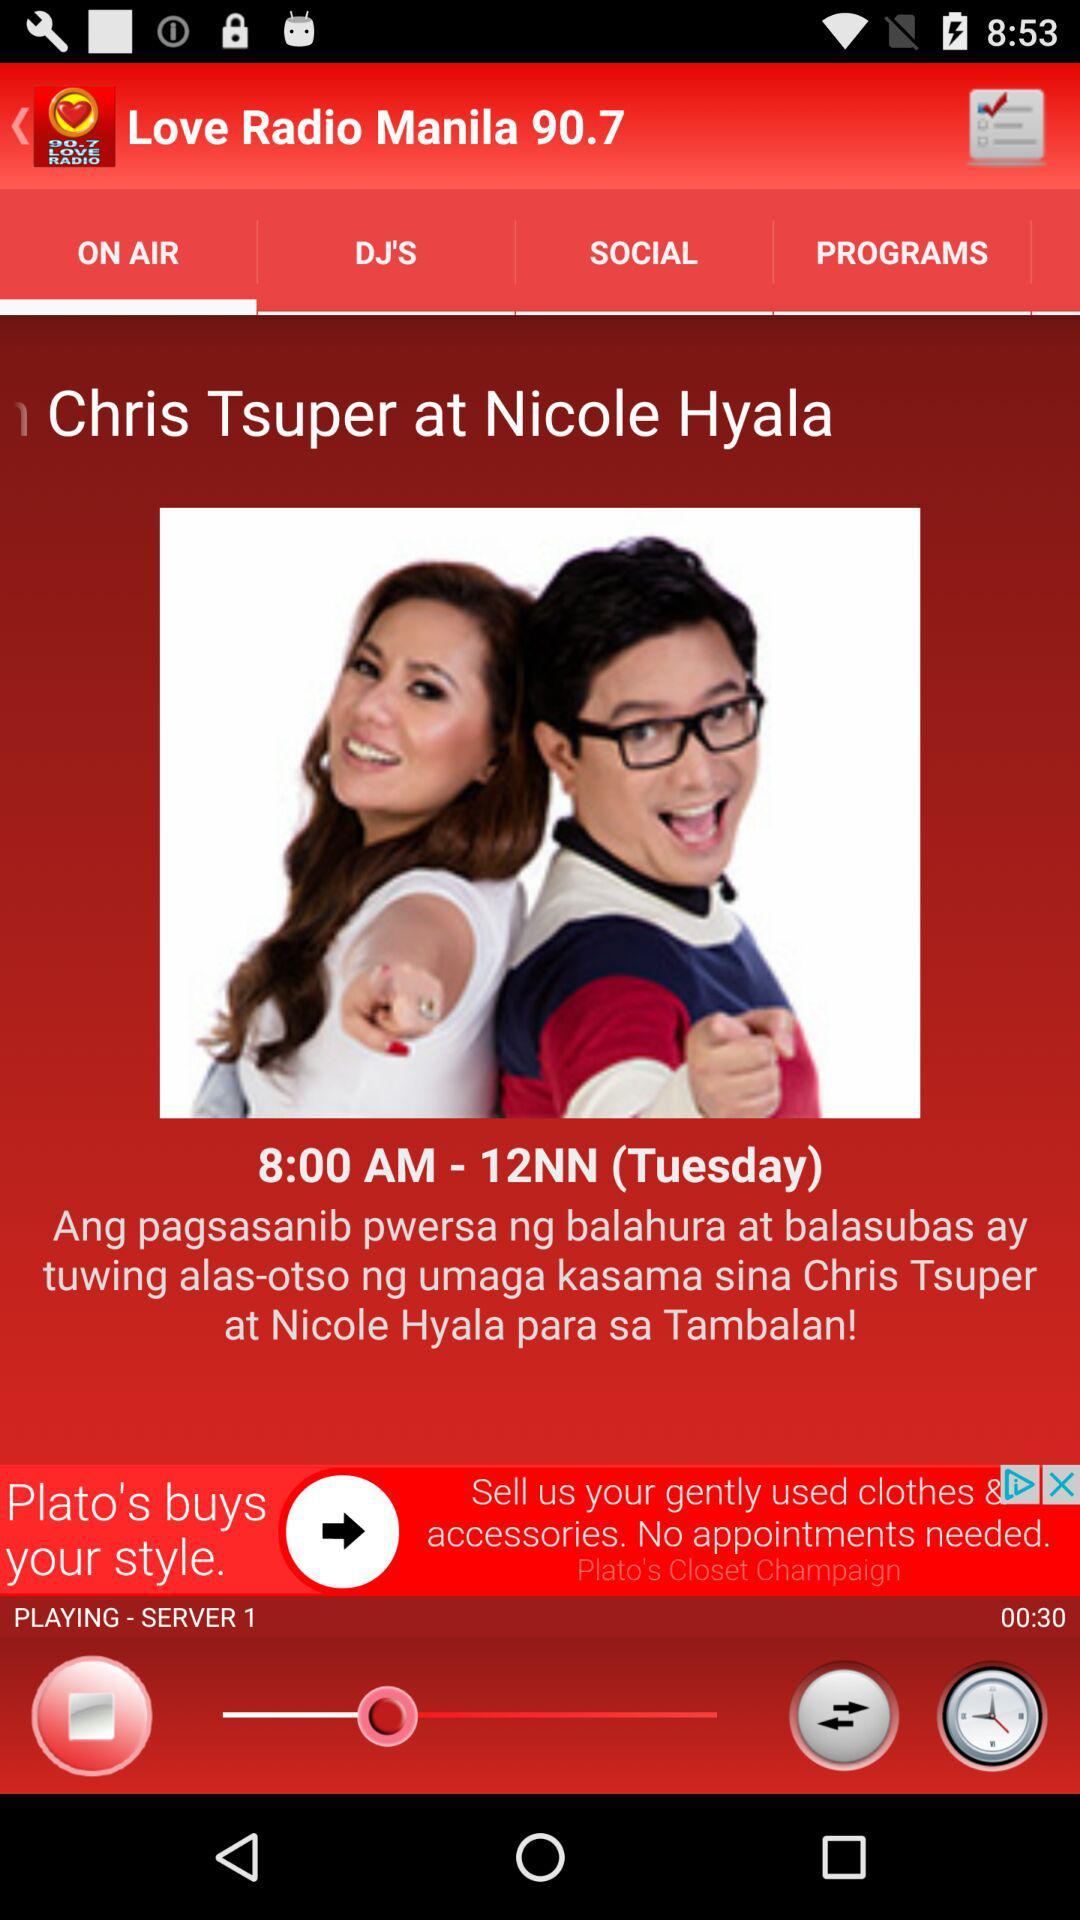 Image resolution: width=1080 pixels, height=1920 pixels. I want to click on stop option, so click(91, 1714).